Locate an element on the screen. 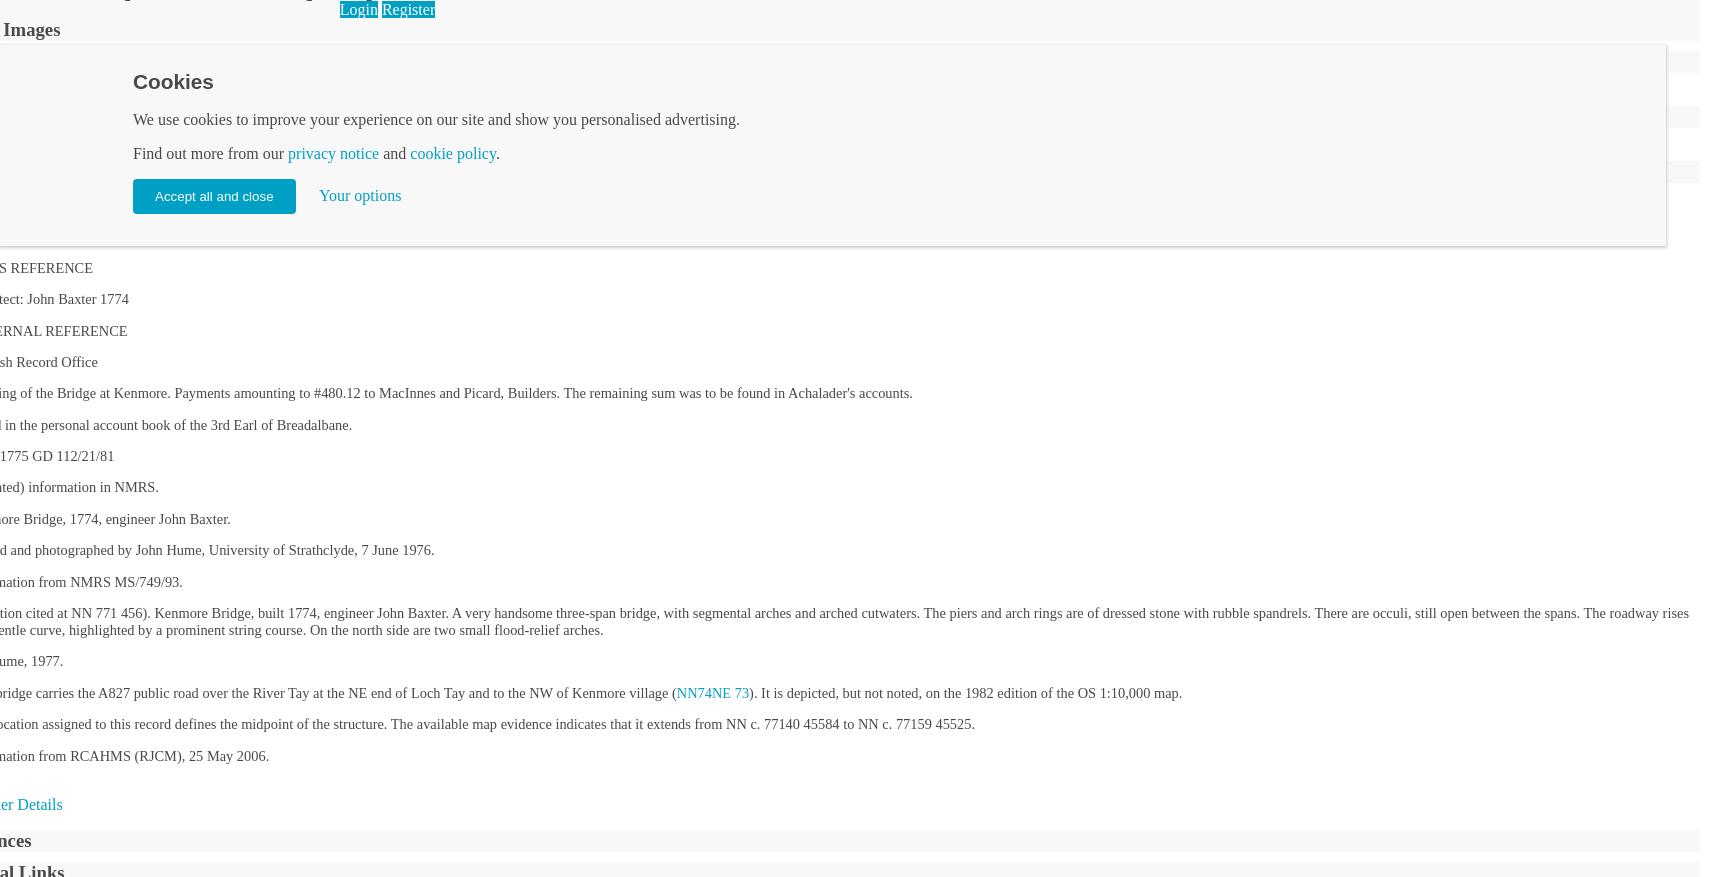 This screenshot has height=877, width=1721. 'Login' is located at coordinates (339, 7).